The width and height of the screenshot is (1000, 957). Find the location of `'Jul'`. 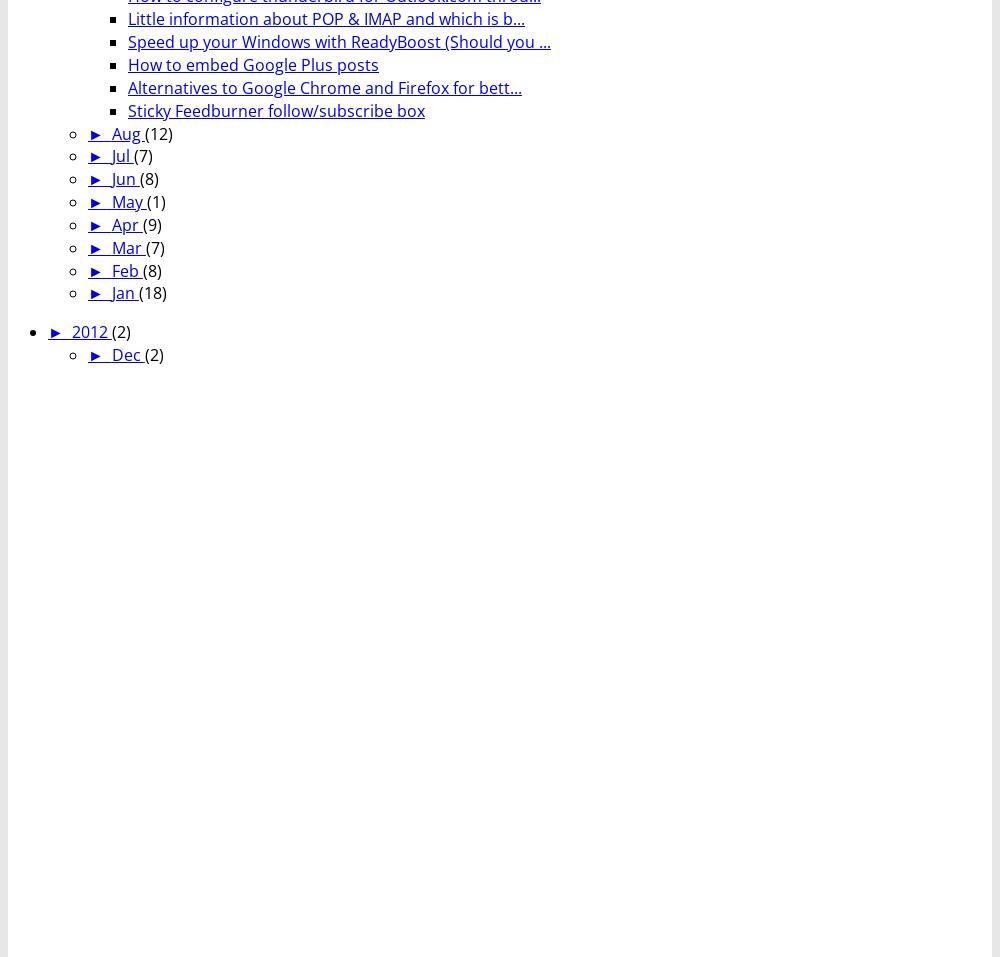

'Jul' is located at coordinates (110, 155).